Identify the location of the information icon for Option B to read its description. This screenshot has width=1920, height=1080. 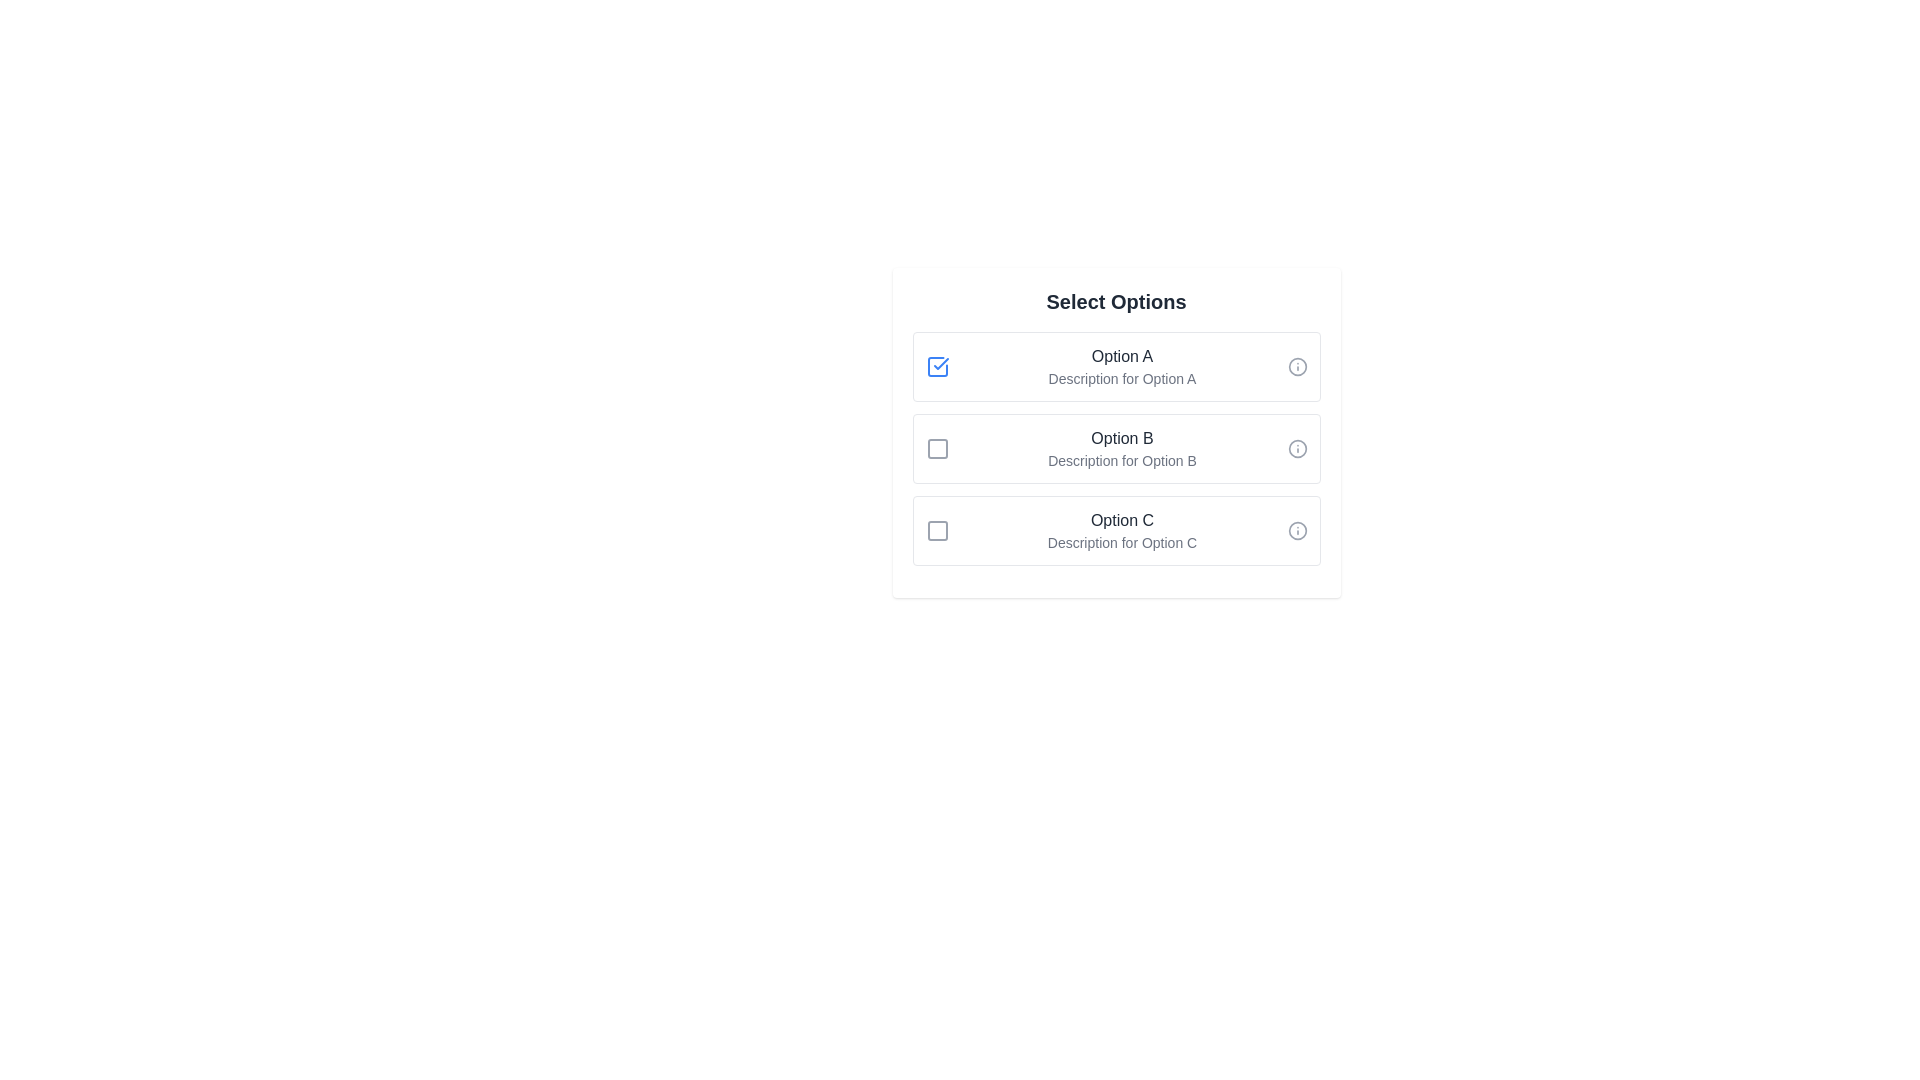
(1297, 447).